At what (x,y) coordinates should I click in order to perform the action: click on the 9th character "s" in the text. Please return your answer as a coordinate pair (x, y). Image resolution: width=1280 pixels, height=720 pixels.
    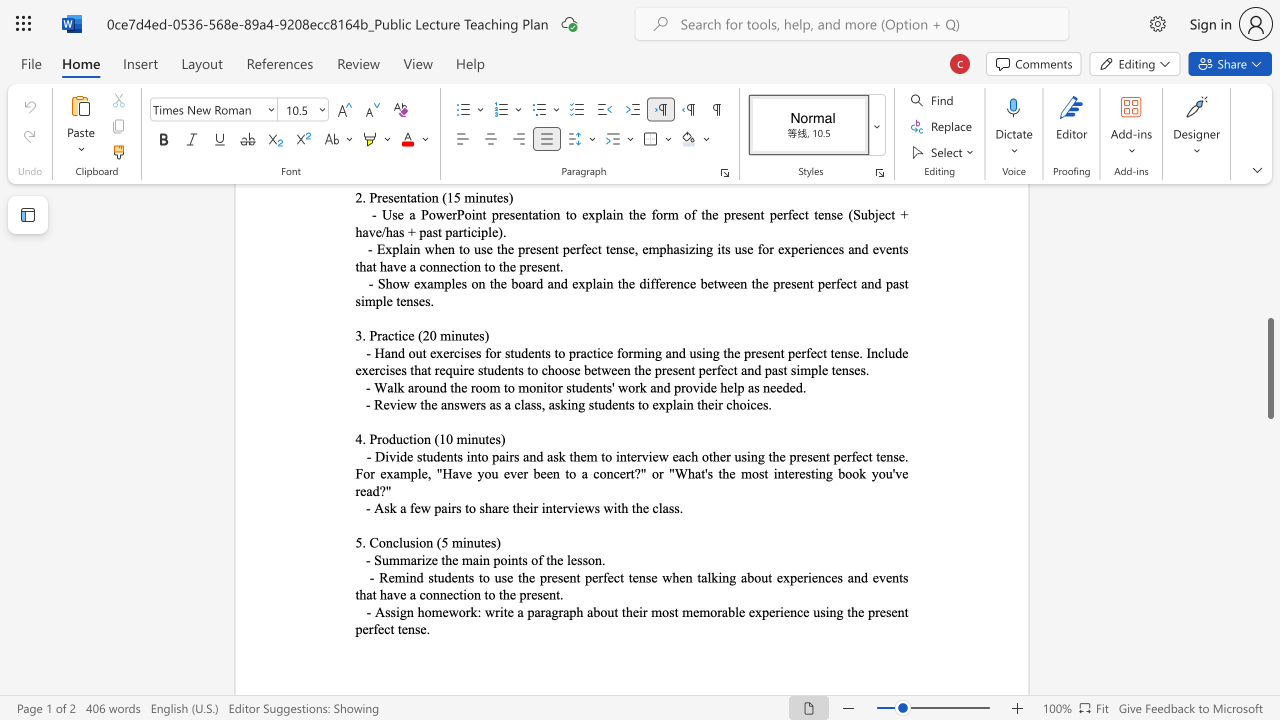
    Looking at the image, I should click on (760, 473).